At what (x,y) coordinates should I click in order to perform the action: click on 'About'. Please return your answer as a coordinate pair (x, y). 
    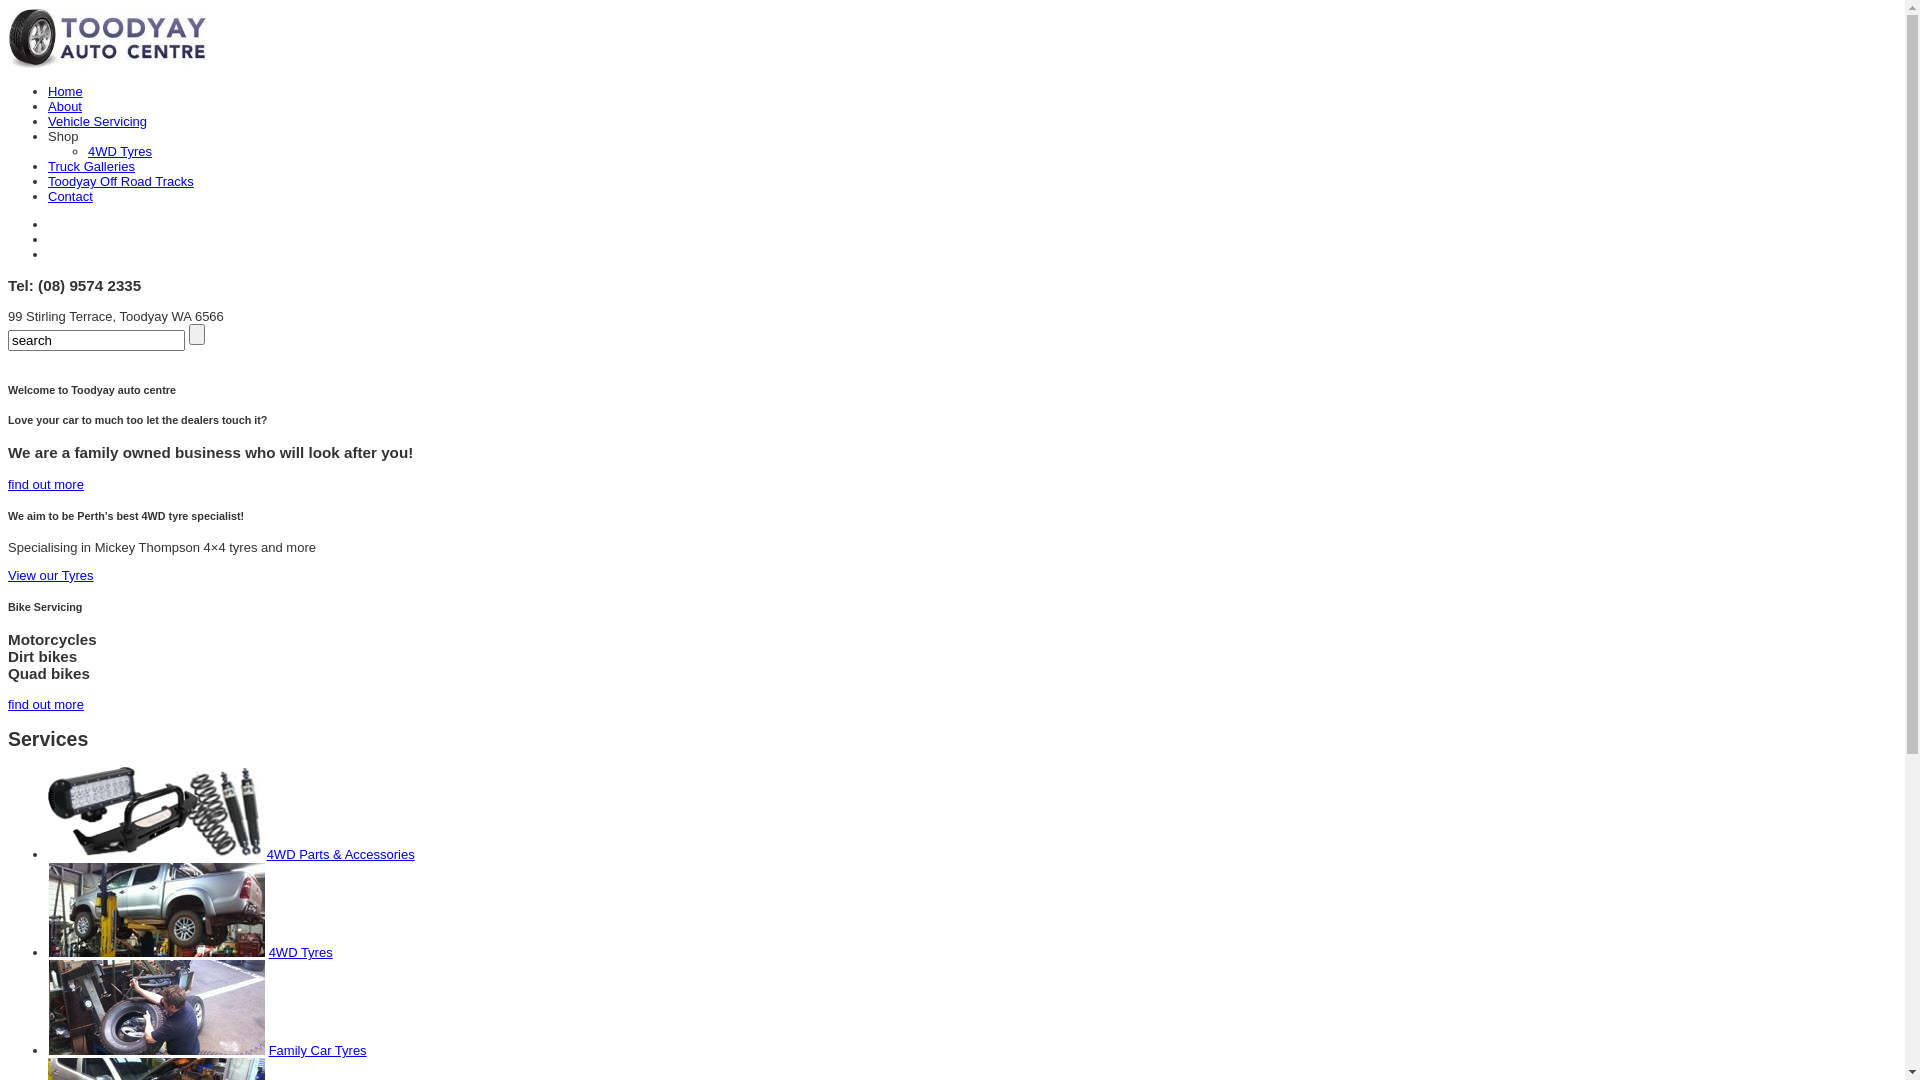
    Looking at the image, I should click on (48, 106).